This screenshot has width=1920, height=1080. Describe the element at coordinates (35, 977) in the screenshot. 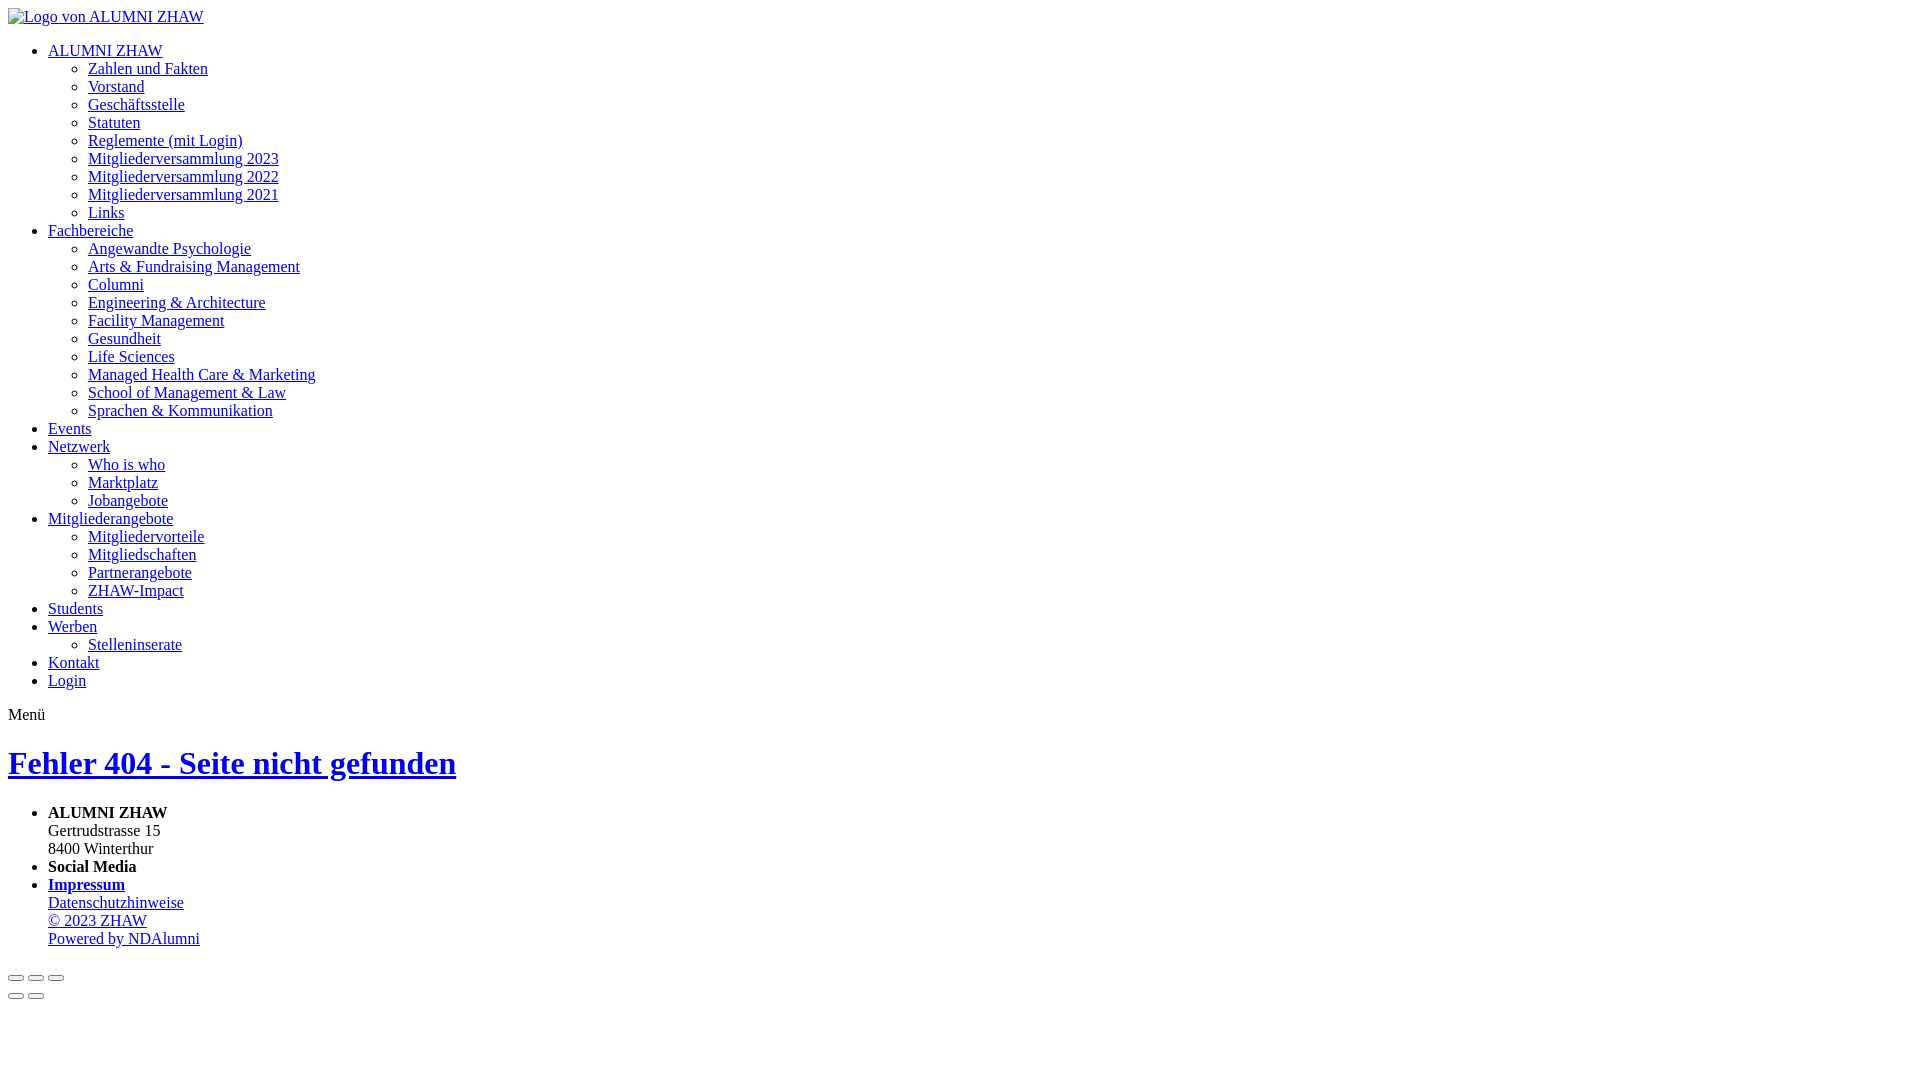

I see `'Vollbild'` at that location.